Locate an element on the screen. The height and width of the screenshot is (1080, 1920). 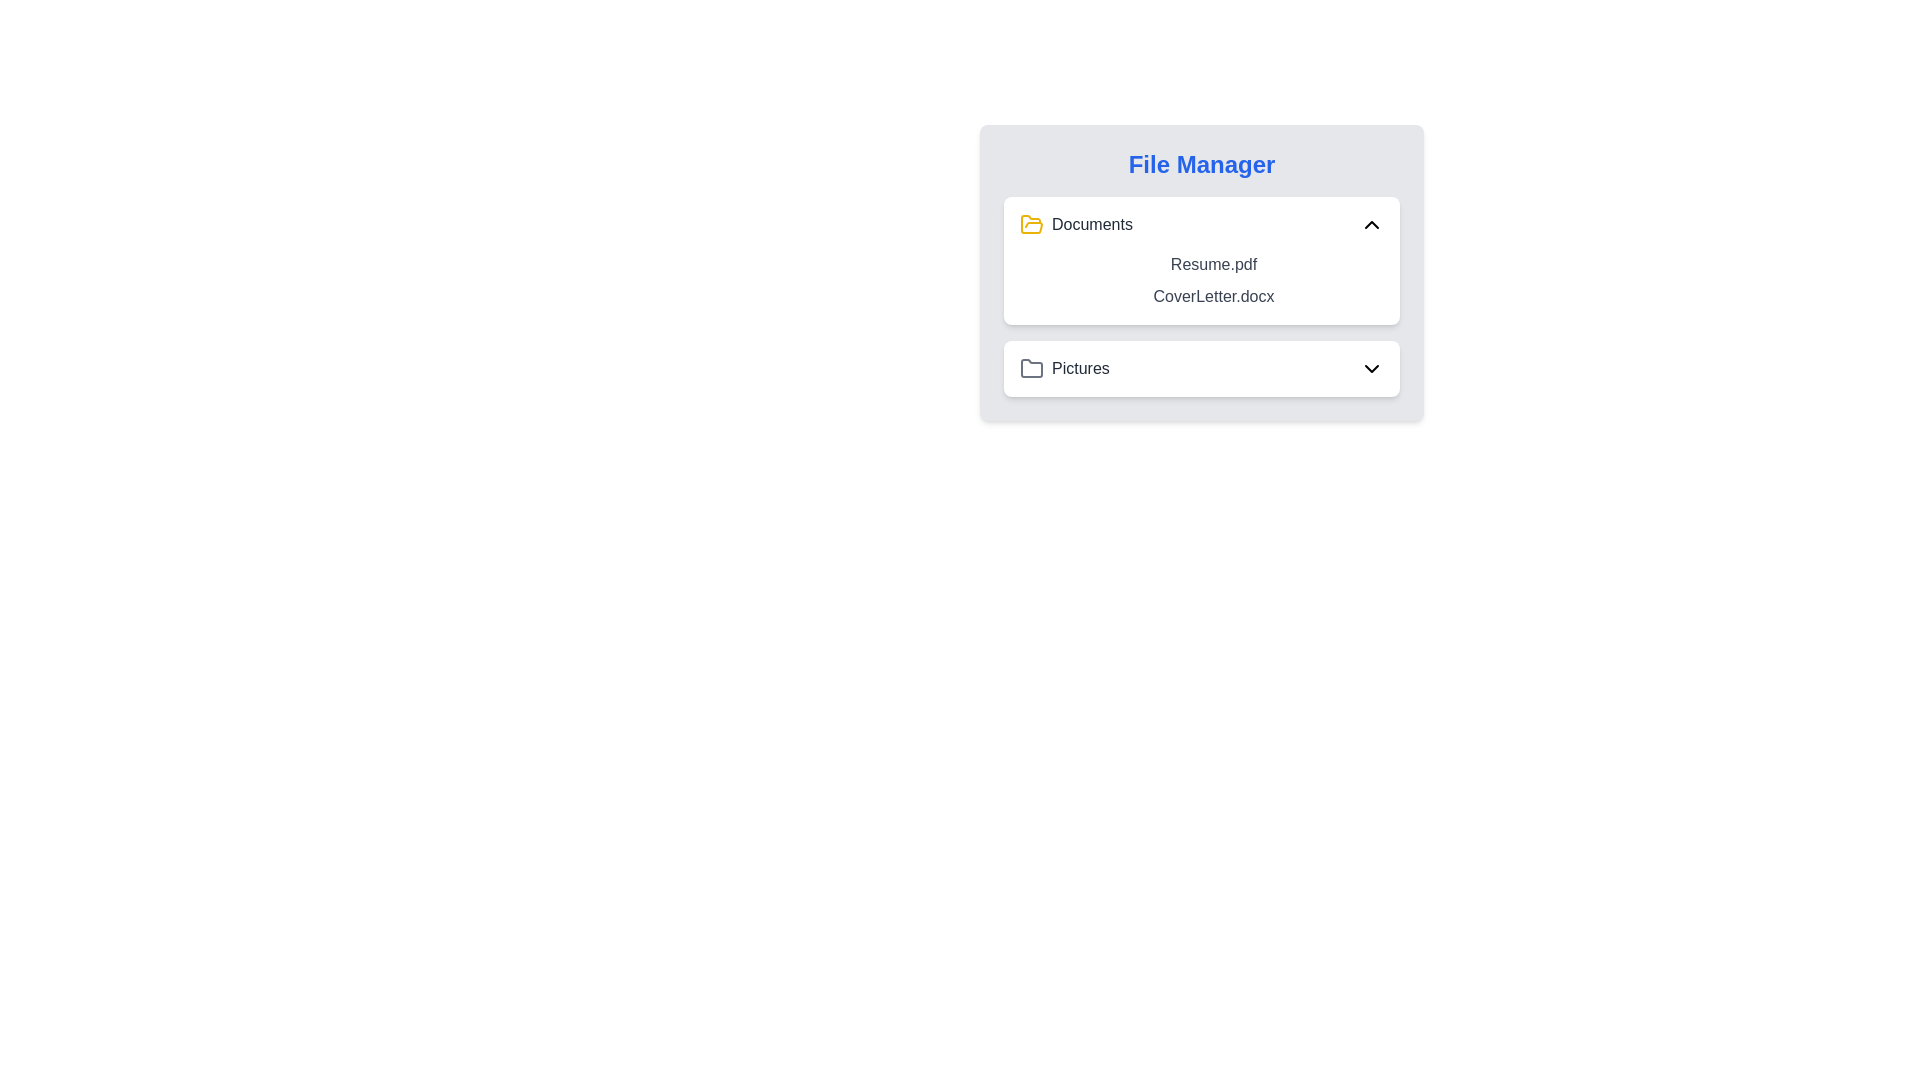
text label displaying the filename 'Resume.pdf' in dark gray color located in the file manager interface under the 'Documents' folder is located at coordinates (1213, 264).